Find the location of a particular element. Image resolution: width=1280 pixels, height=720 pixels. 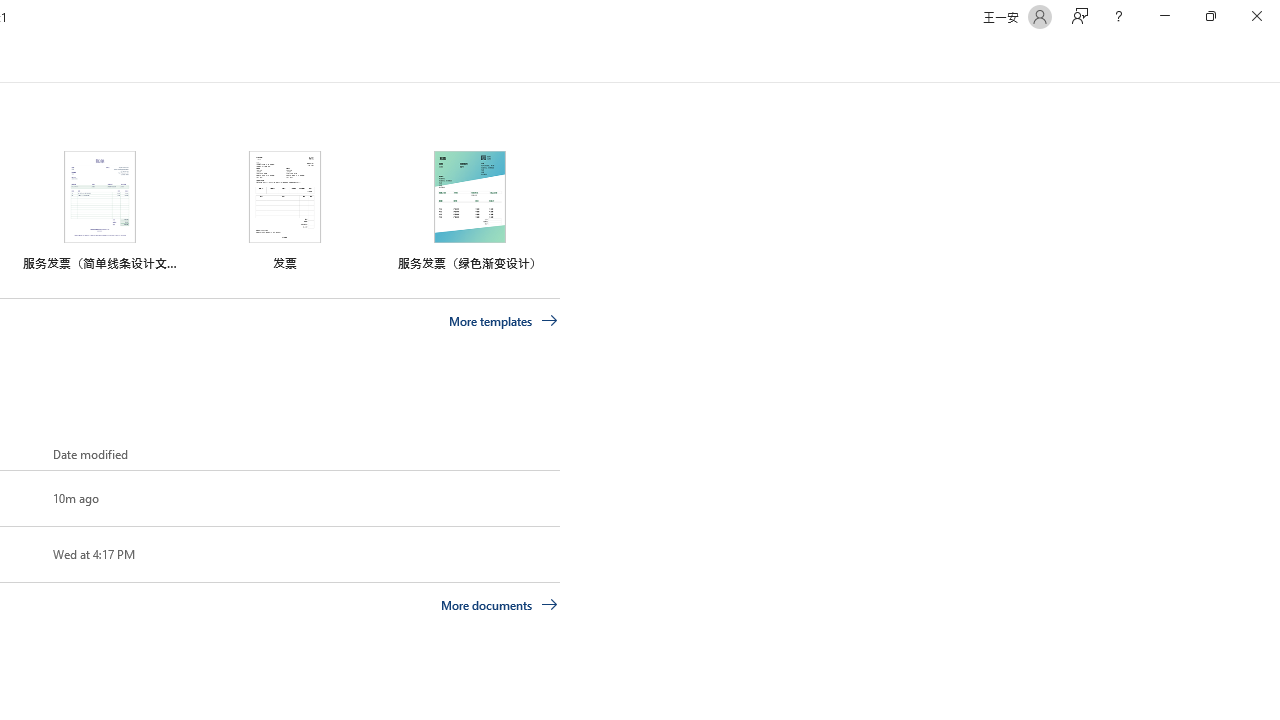

'Close' is located at coordinates (1255, 16).